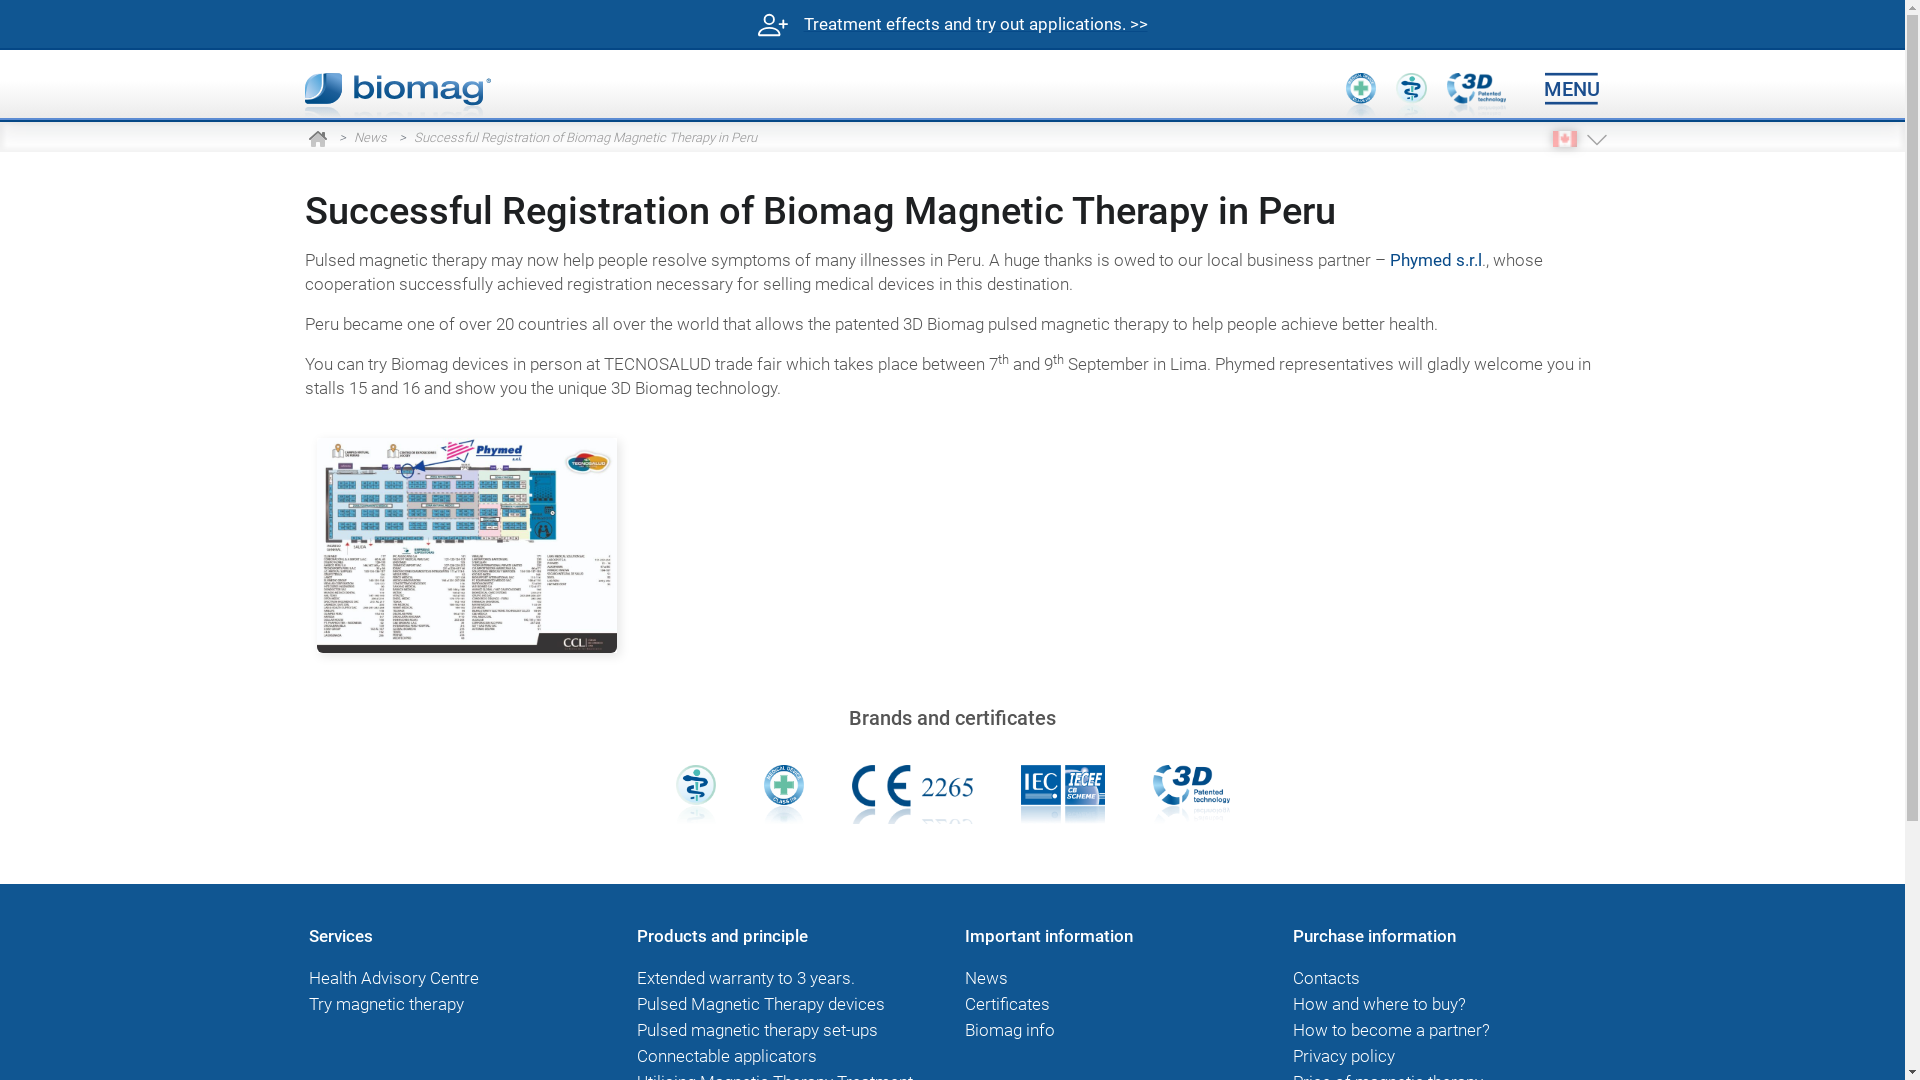  What do you see at coordinates (758, 1003) in the screenshot?
I see `'Pulsed Magnetic Therapy devices'` at bounding box center [758, 1003].